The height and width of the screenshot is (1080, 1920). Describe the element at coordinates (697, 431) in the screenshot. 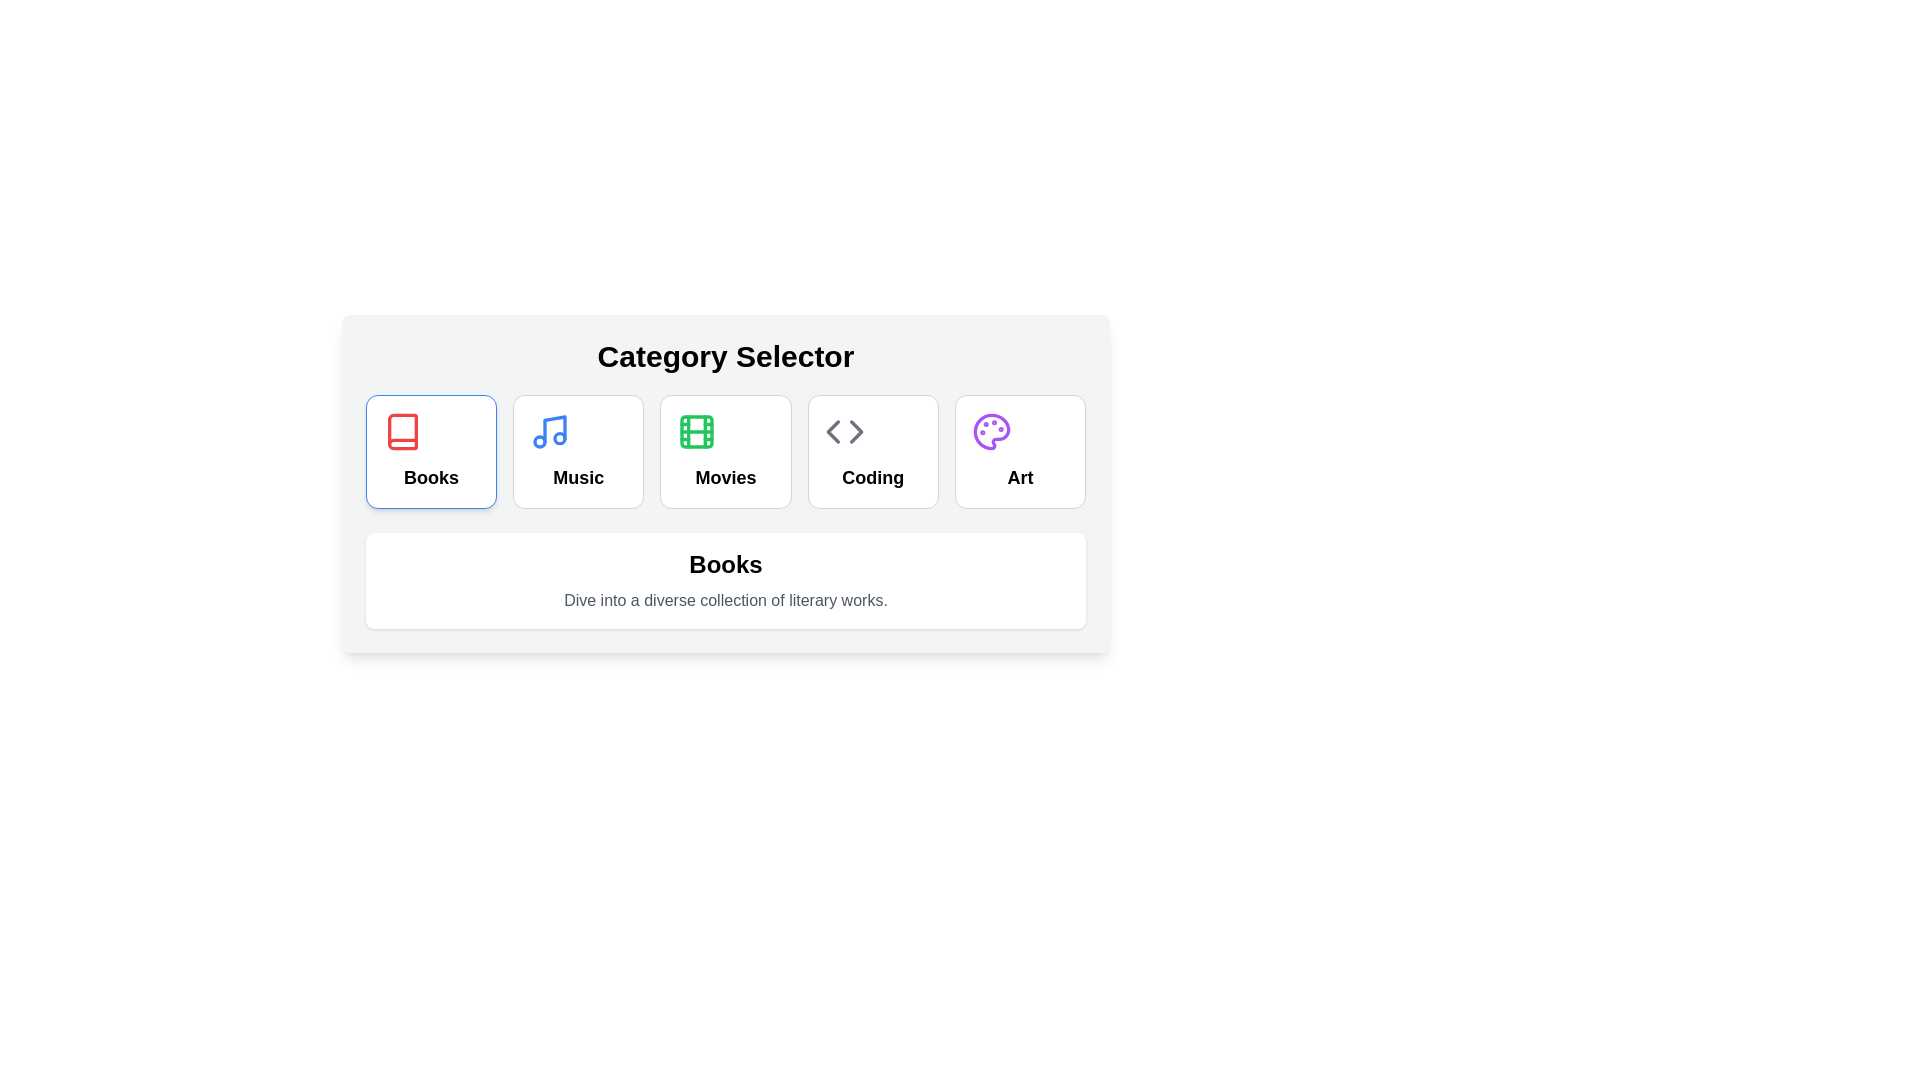

I see `the green rectangle or square component located within the third category icon from the left in the top row of the interface's category section, adjacent to the 'Movies' label` at that location.